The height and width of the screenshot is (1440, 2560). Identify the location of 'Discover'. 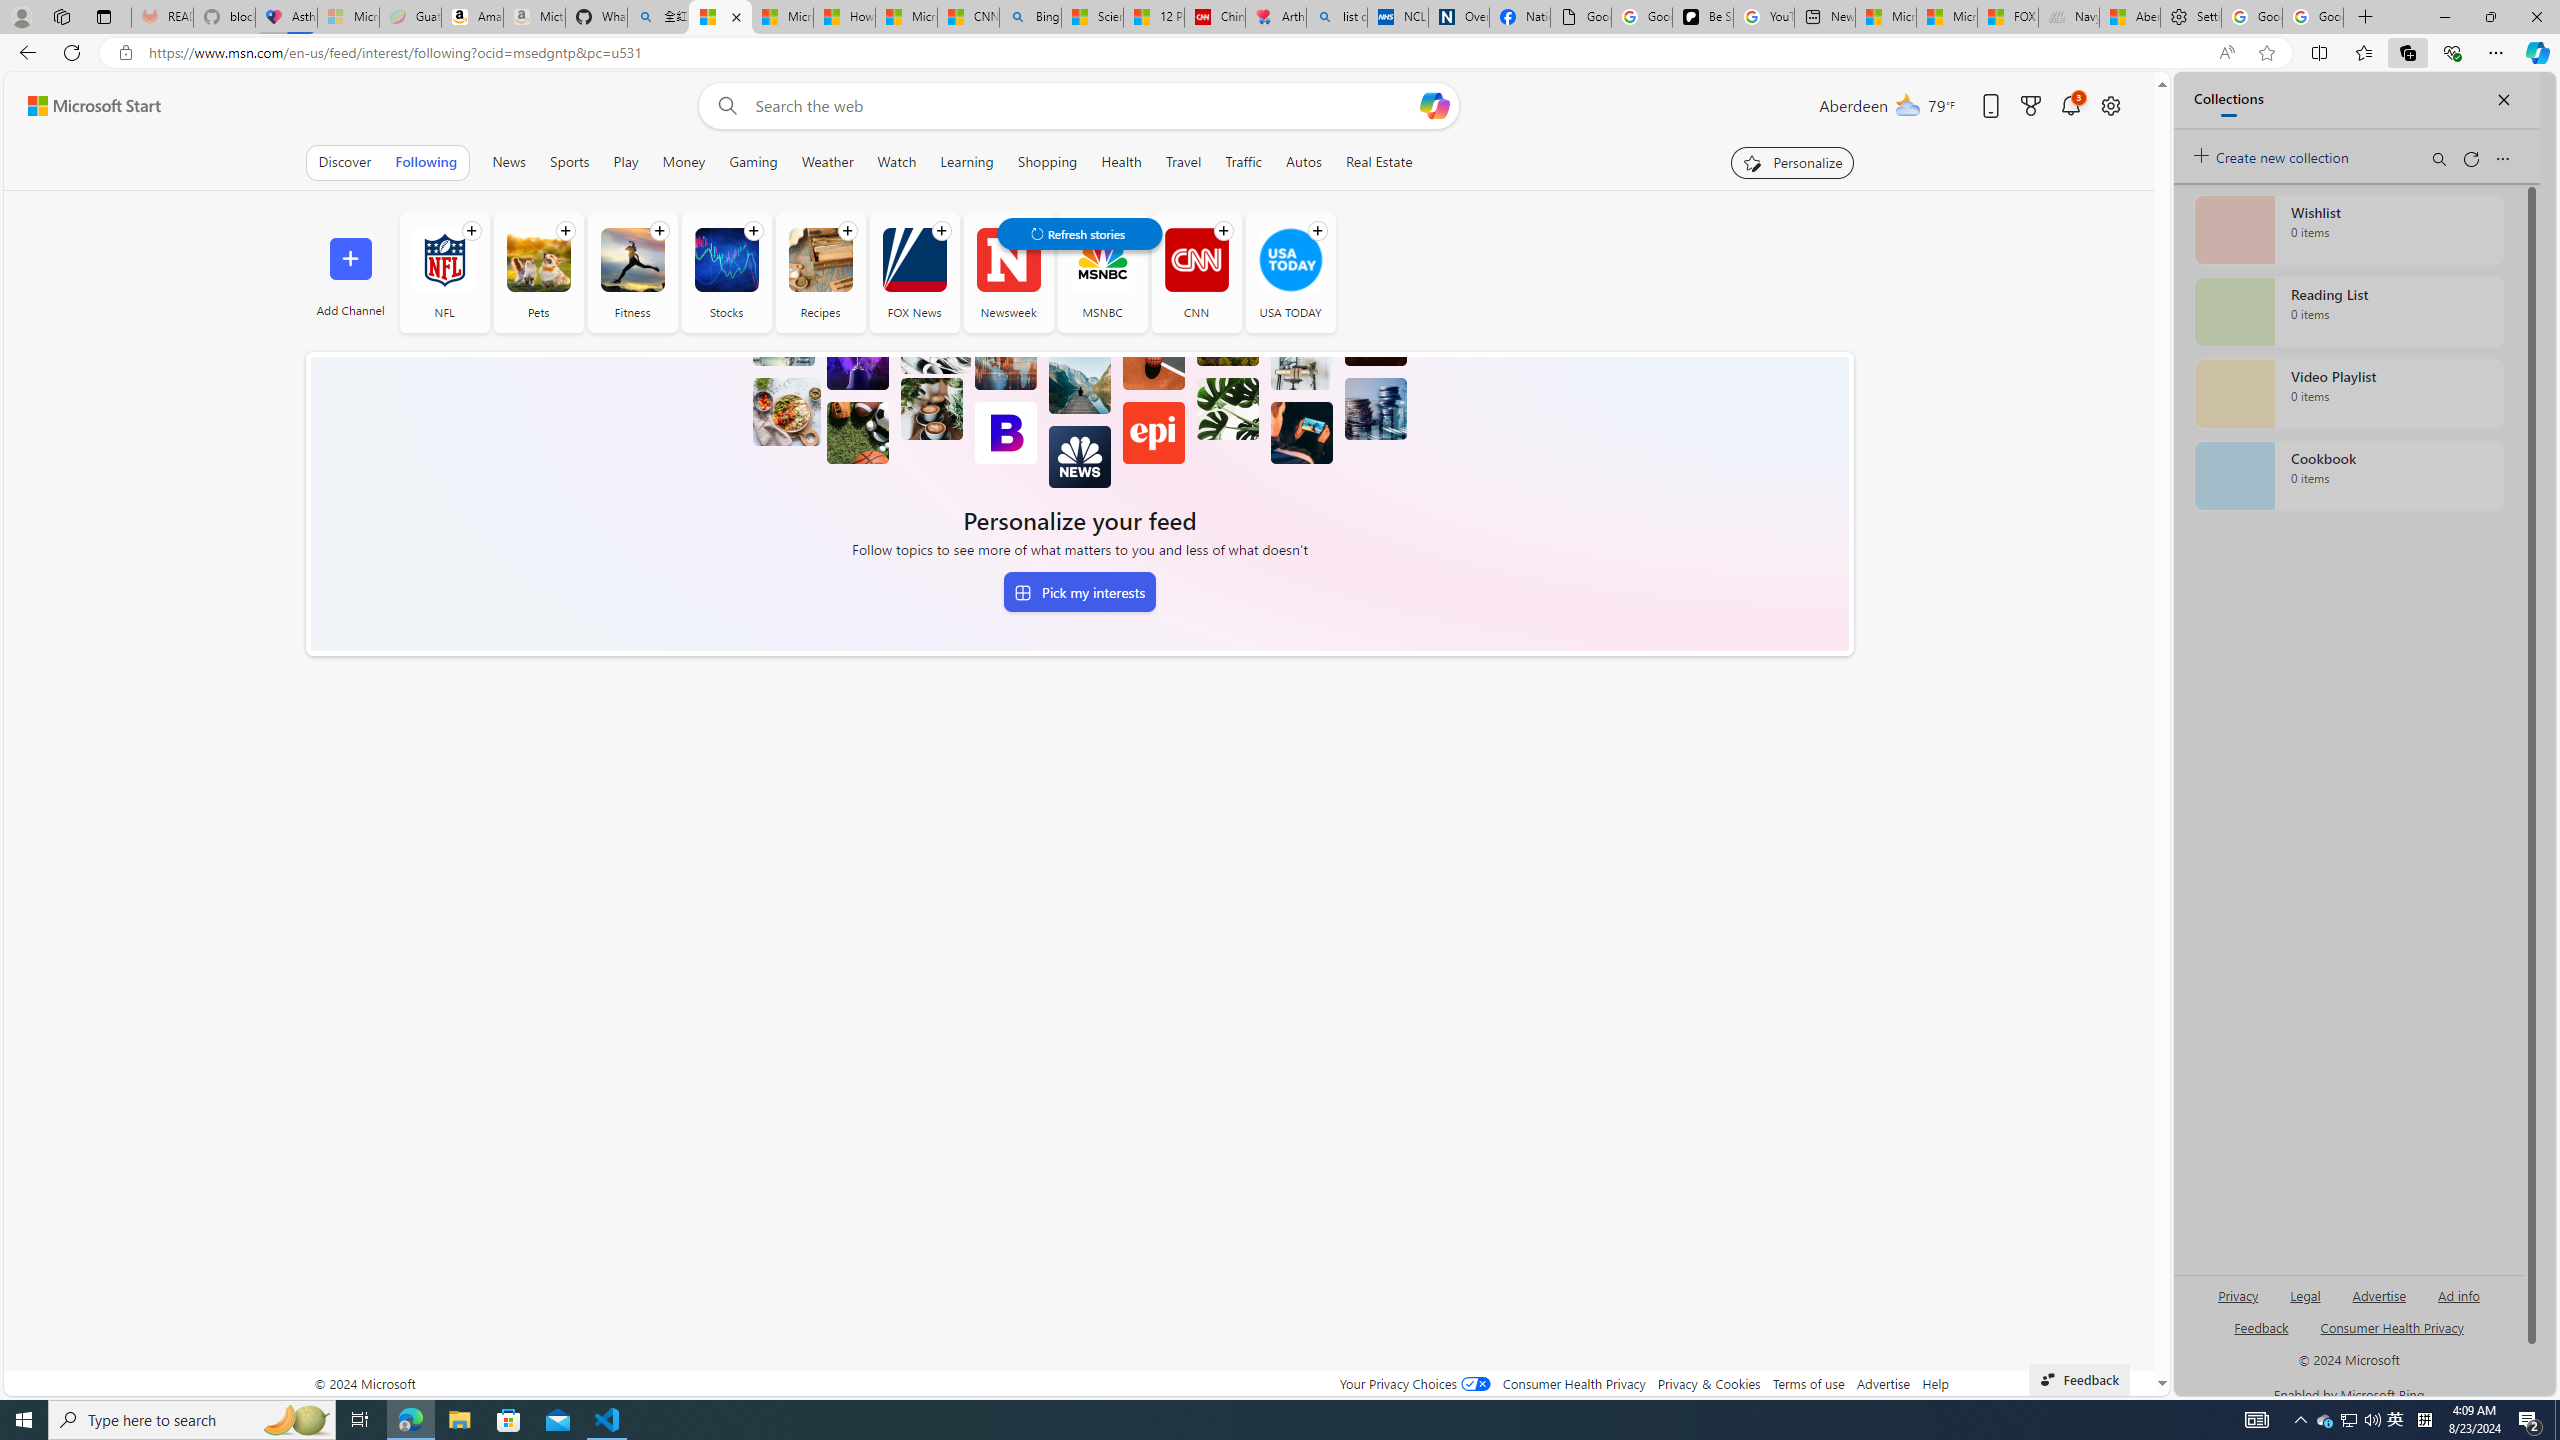
(343, 161).